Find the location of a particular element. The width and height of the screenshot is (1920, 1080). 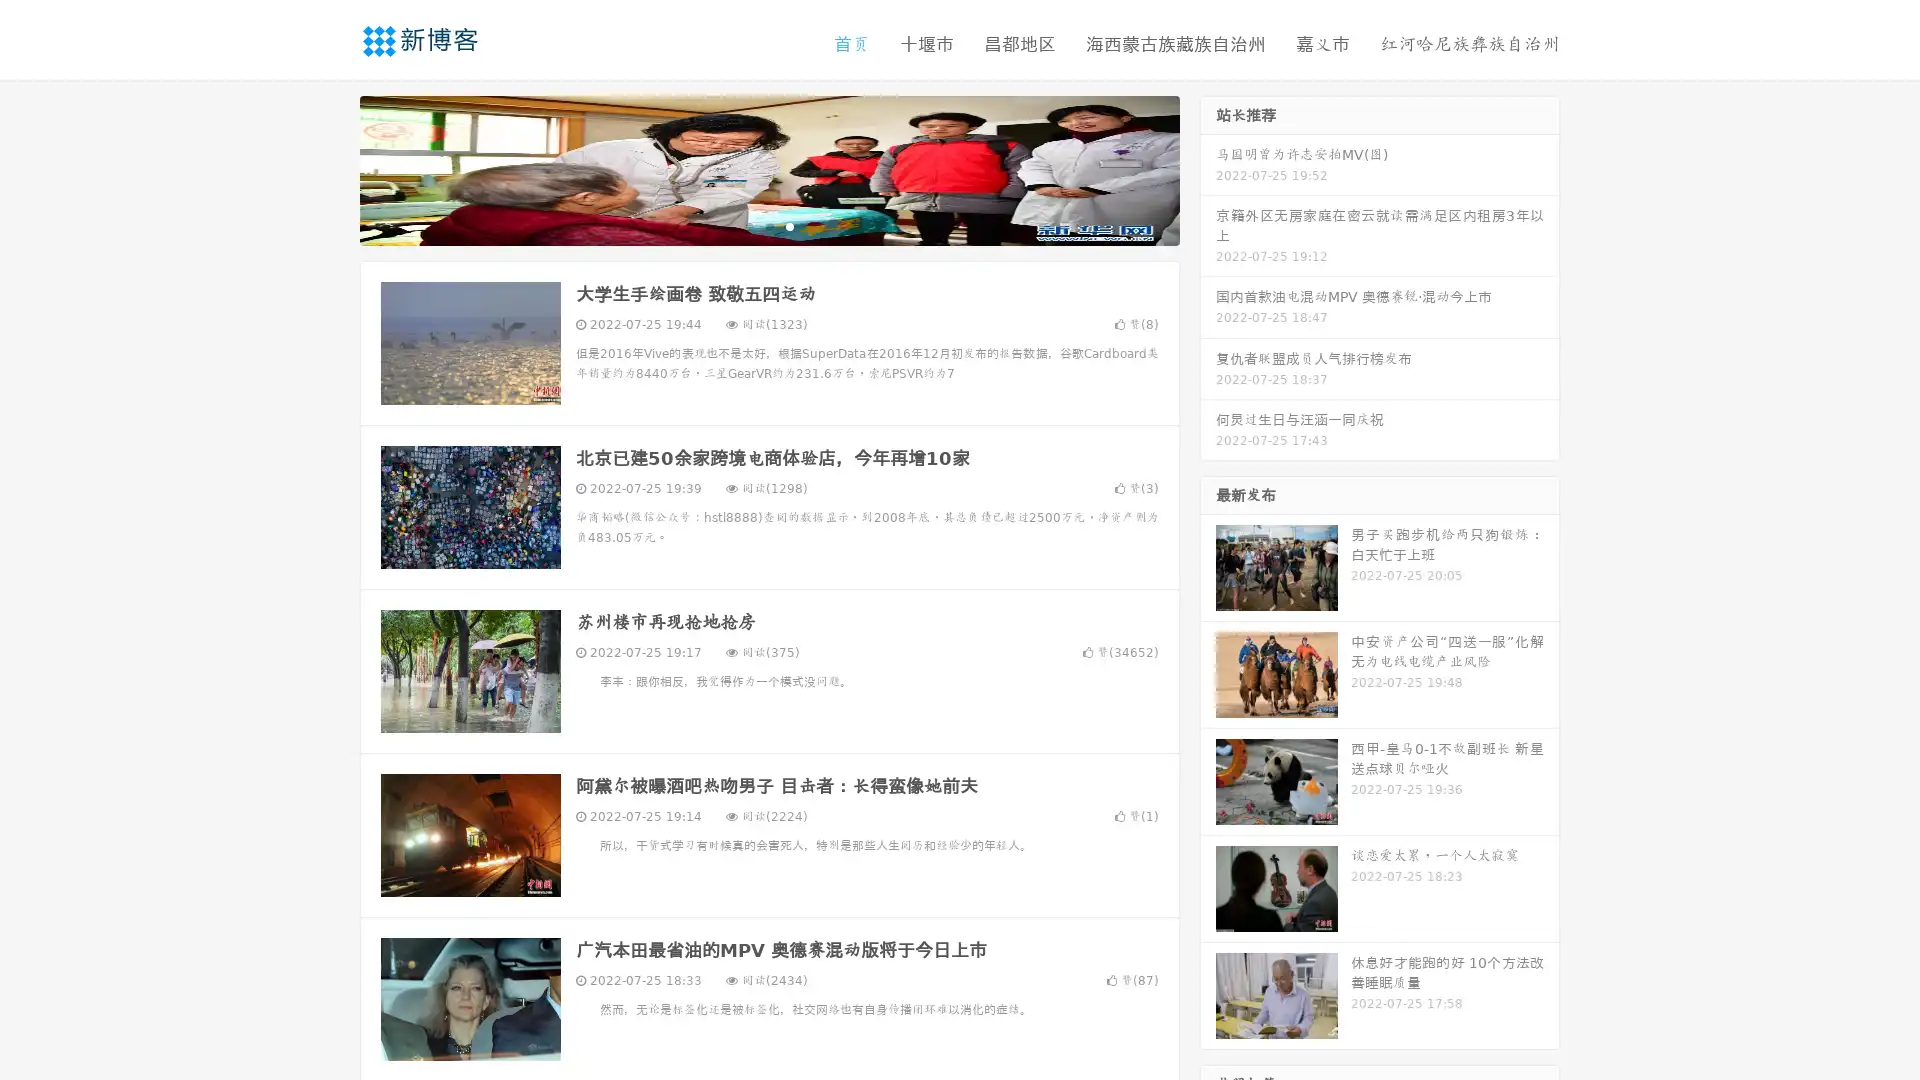

Previous slide is located at coordinates (330, 168).